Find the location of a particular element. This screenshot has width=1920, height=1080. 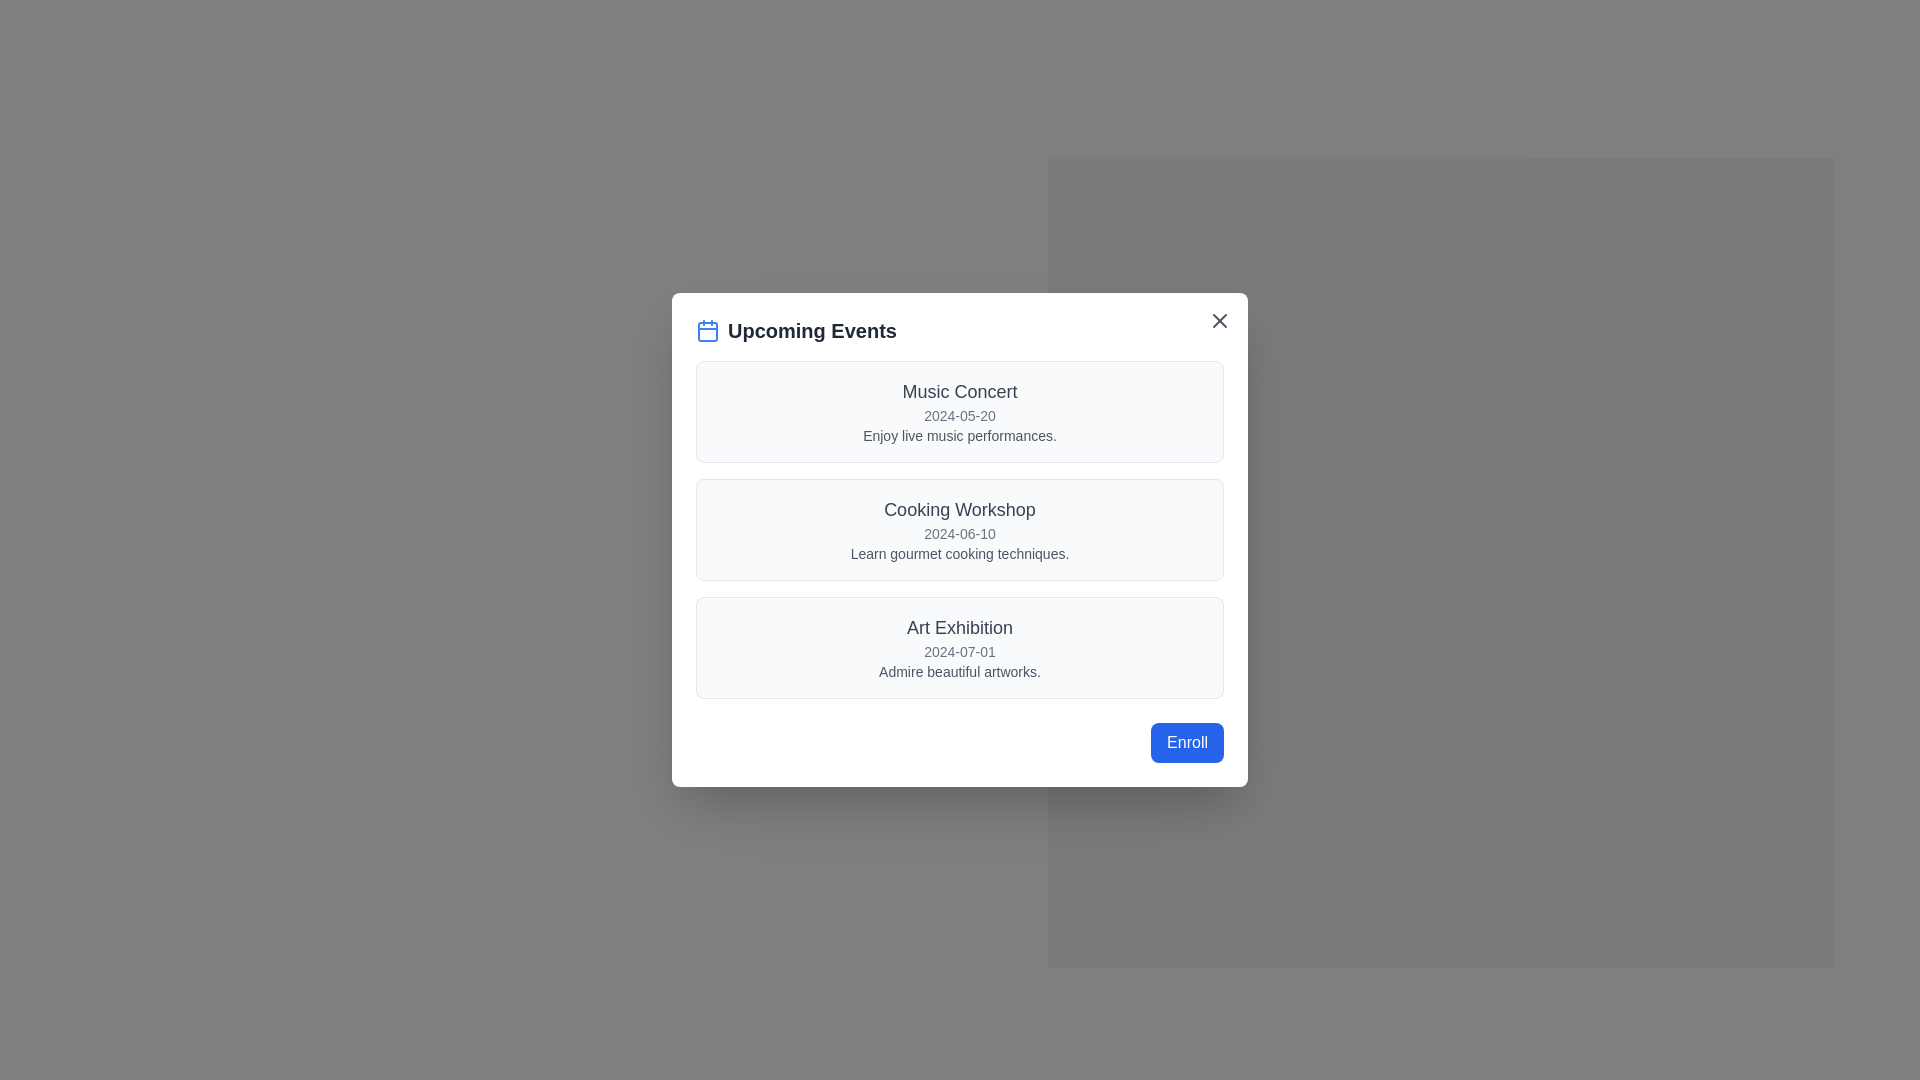

the text label reading 'Music Concert' which is centrally aligned within a card section in the 'Upcoming Events' dialog box is located at coordinates (960, 392).